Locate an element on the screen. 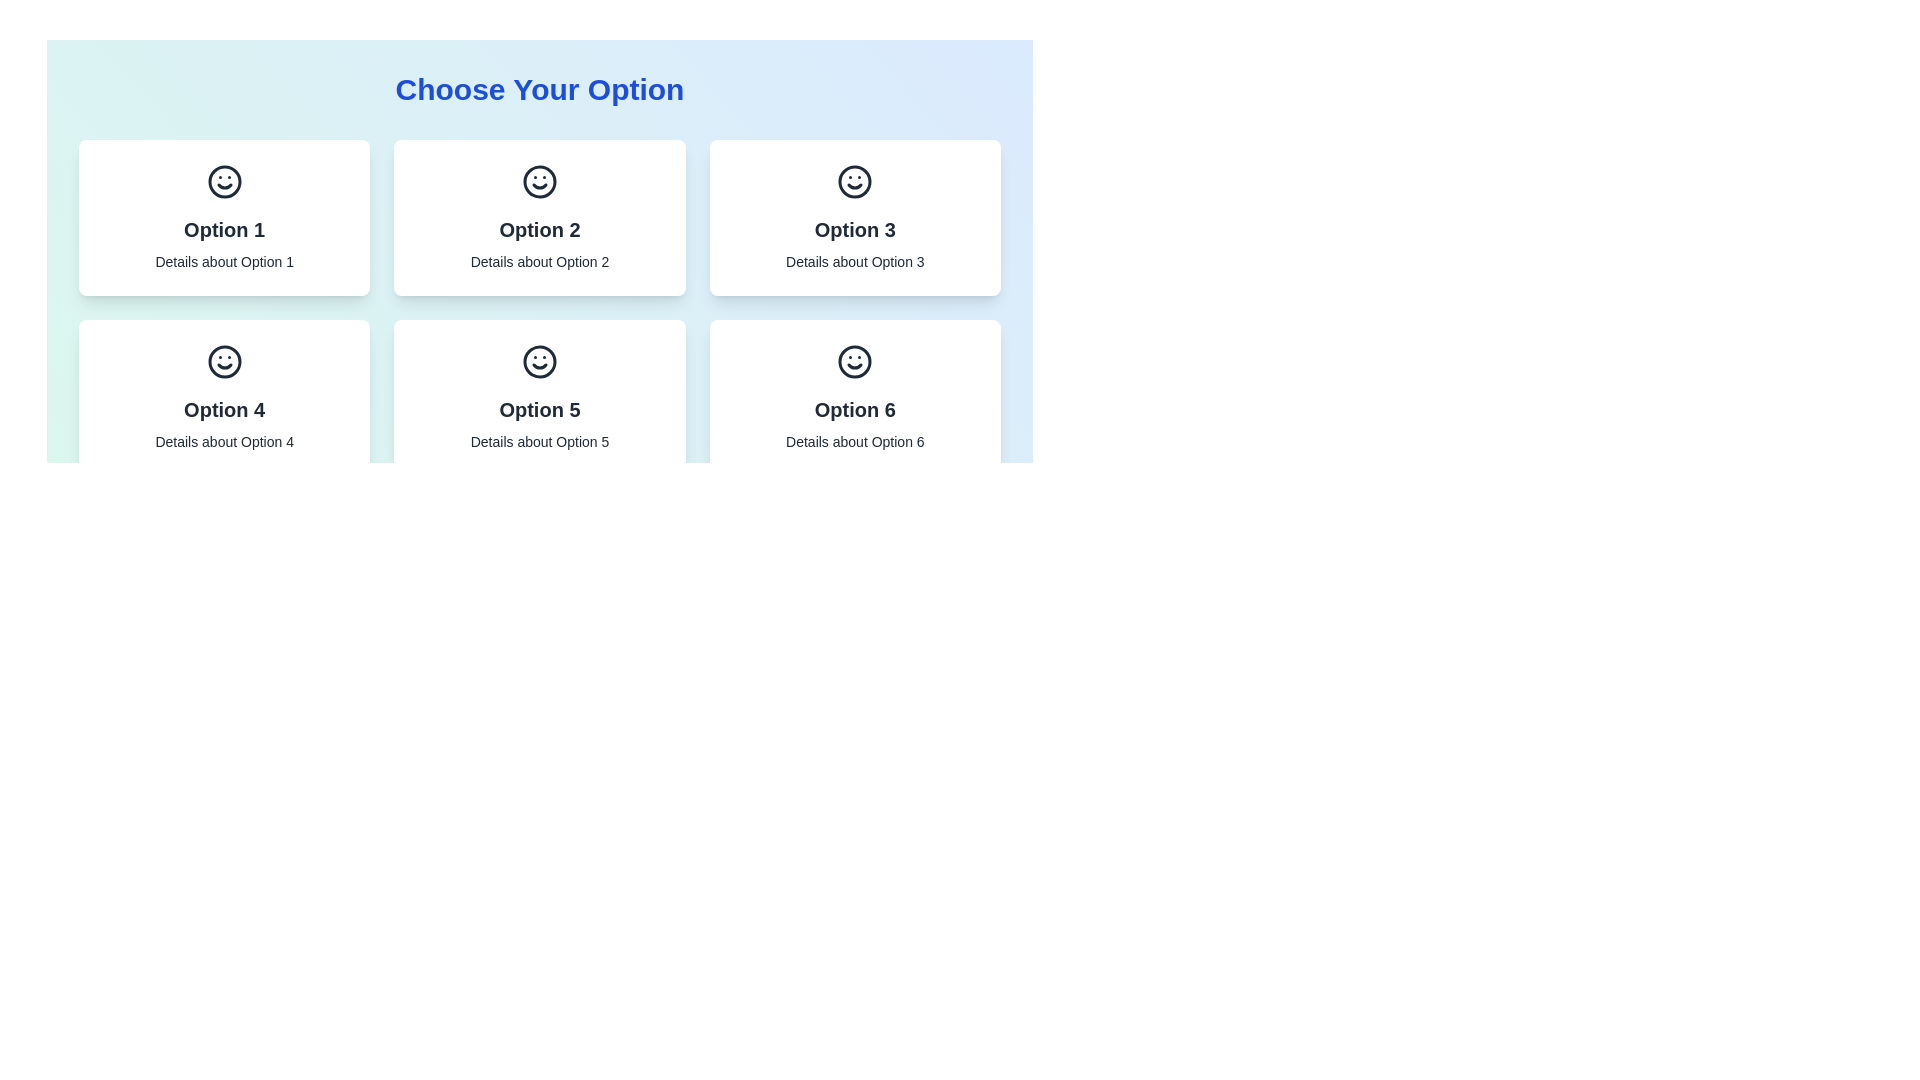 The height and width of the screenshot is (1080, 1920). the selectable card titled 'Option 5' with a smiling face icon is located at coordinates (539, 397).